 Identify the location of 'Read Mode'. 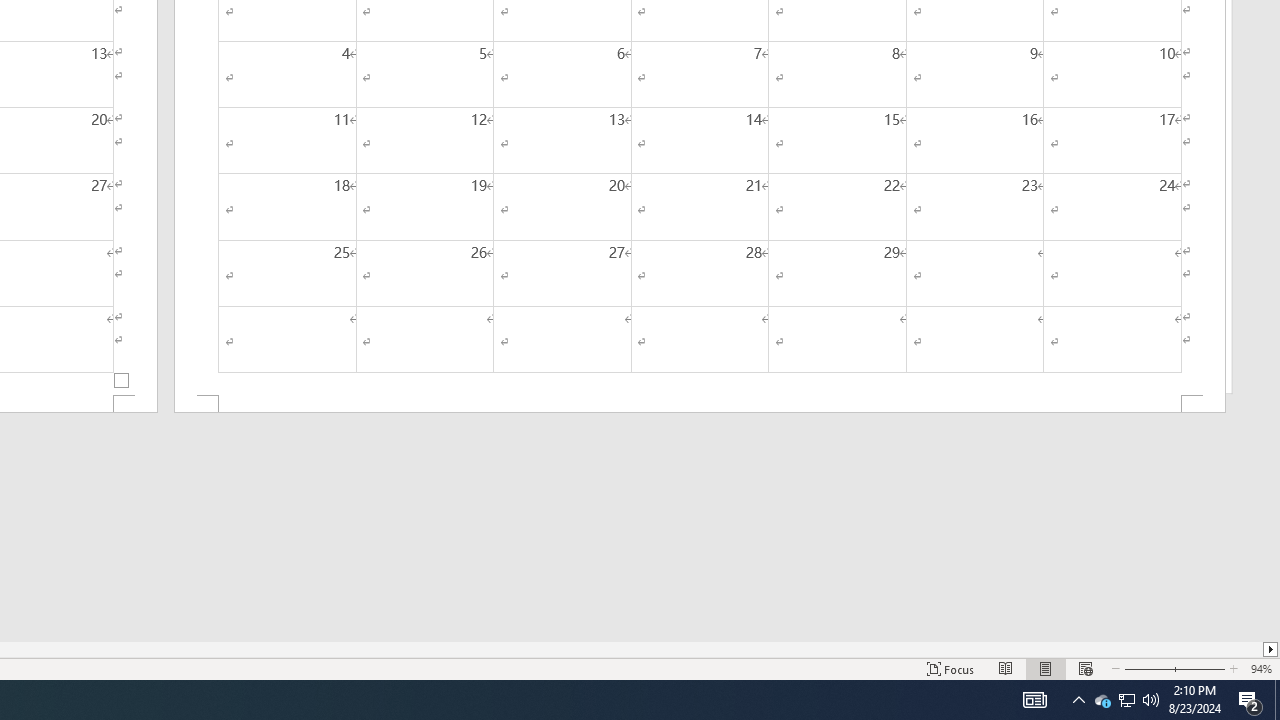
(1006, 669).